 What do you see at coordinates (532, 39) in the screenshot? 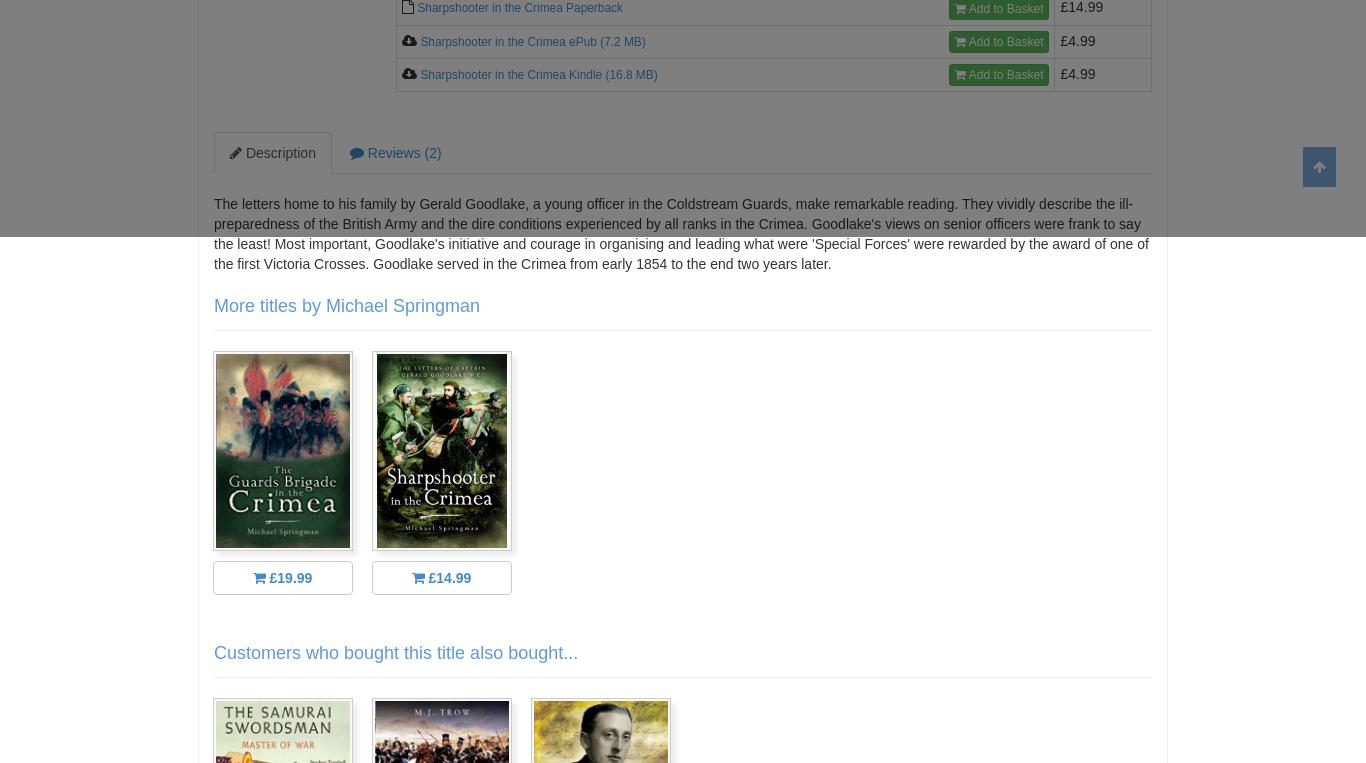
I see `'Sharpshooter in the Crimea ePub  (7.2 MB)'` at bounding box center [532, 39].